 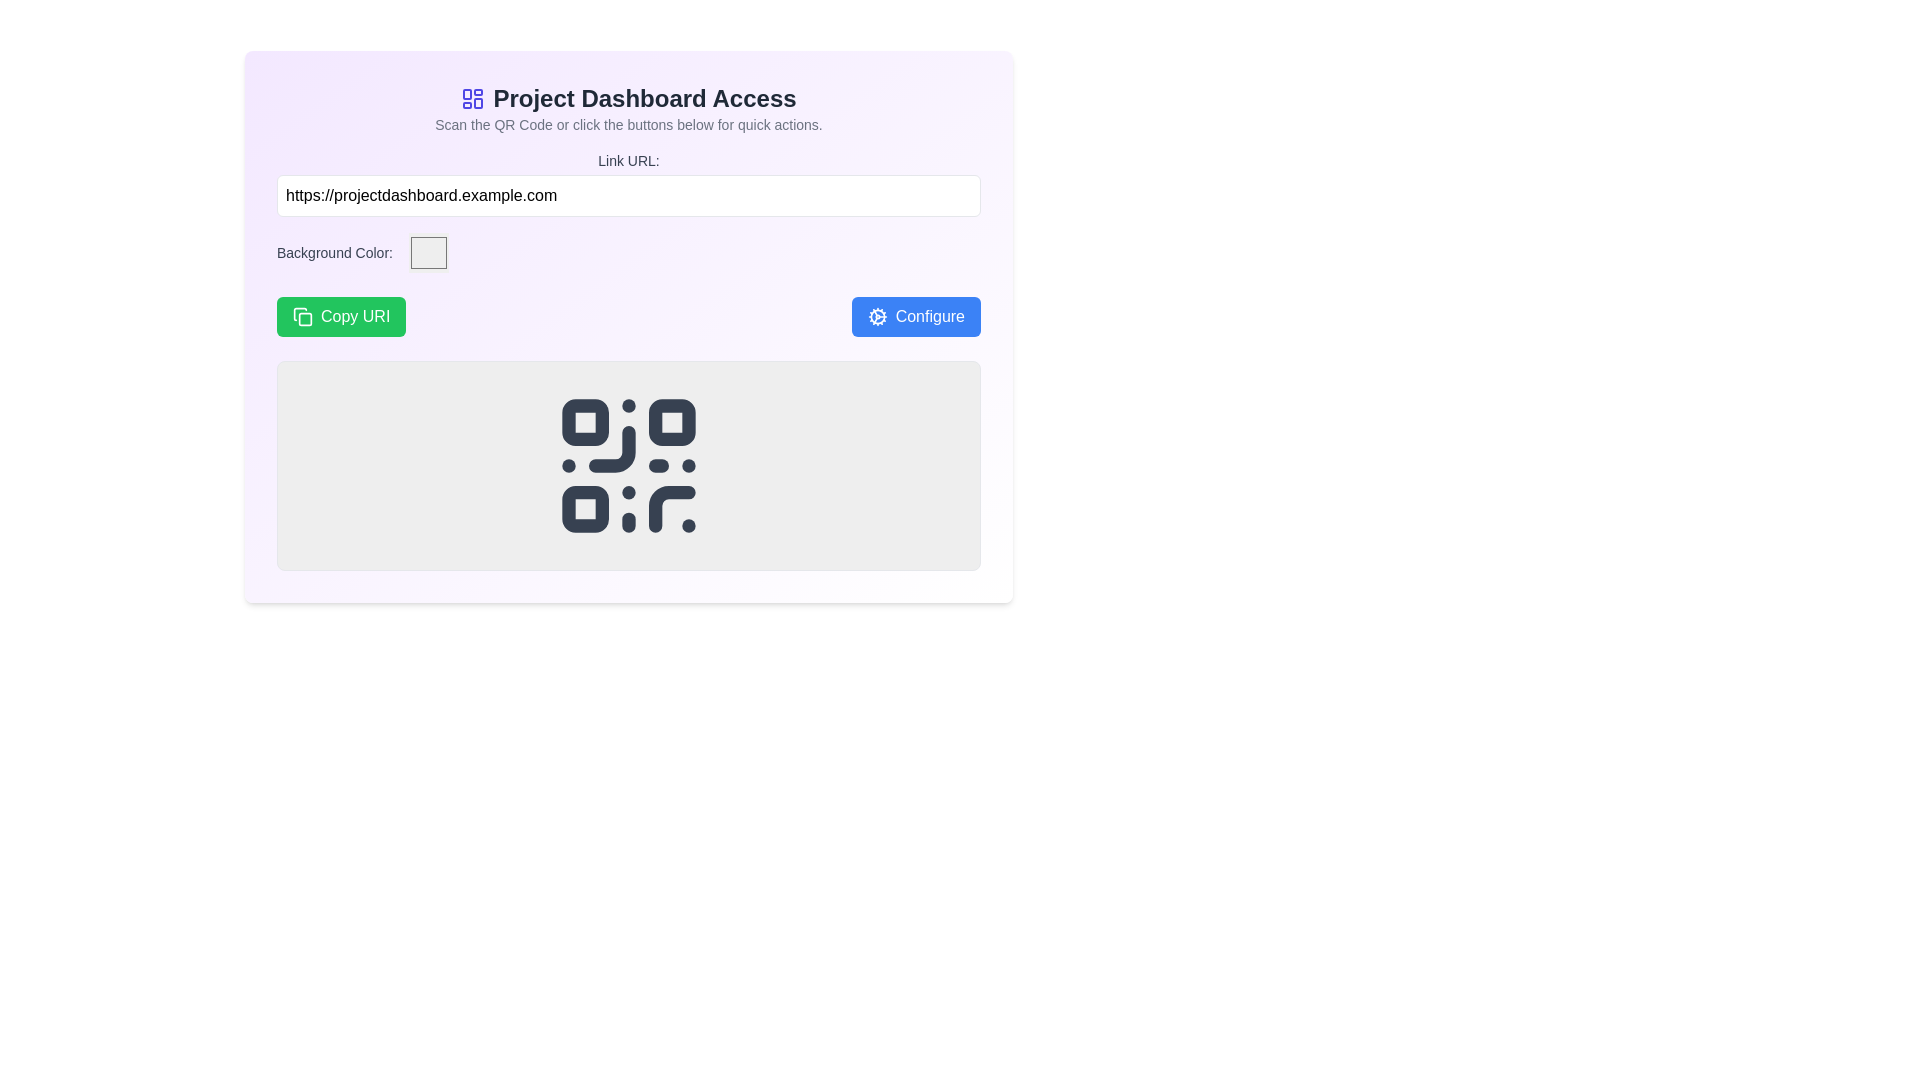 What do you see at coordinates (584, 421) in the screenshot?
I see `the small square with rounded corners located in the top-left corner of the QR code graphic` at bounding box center [584, 421].